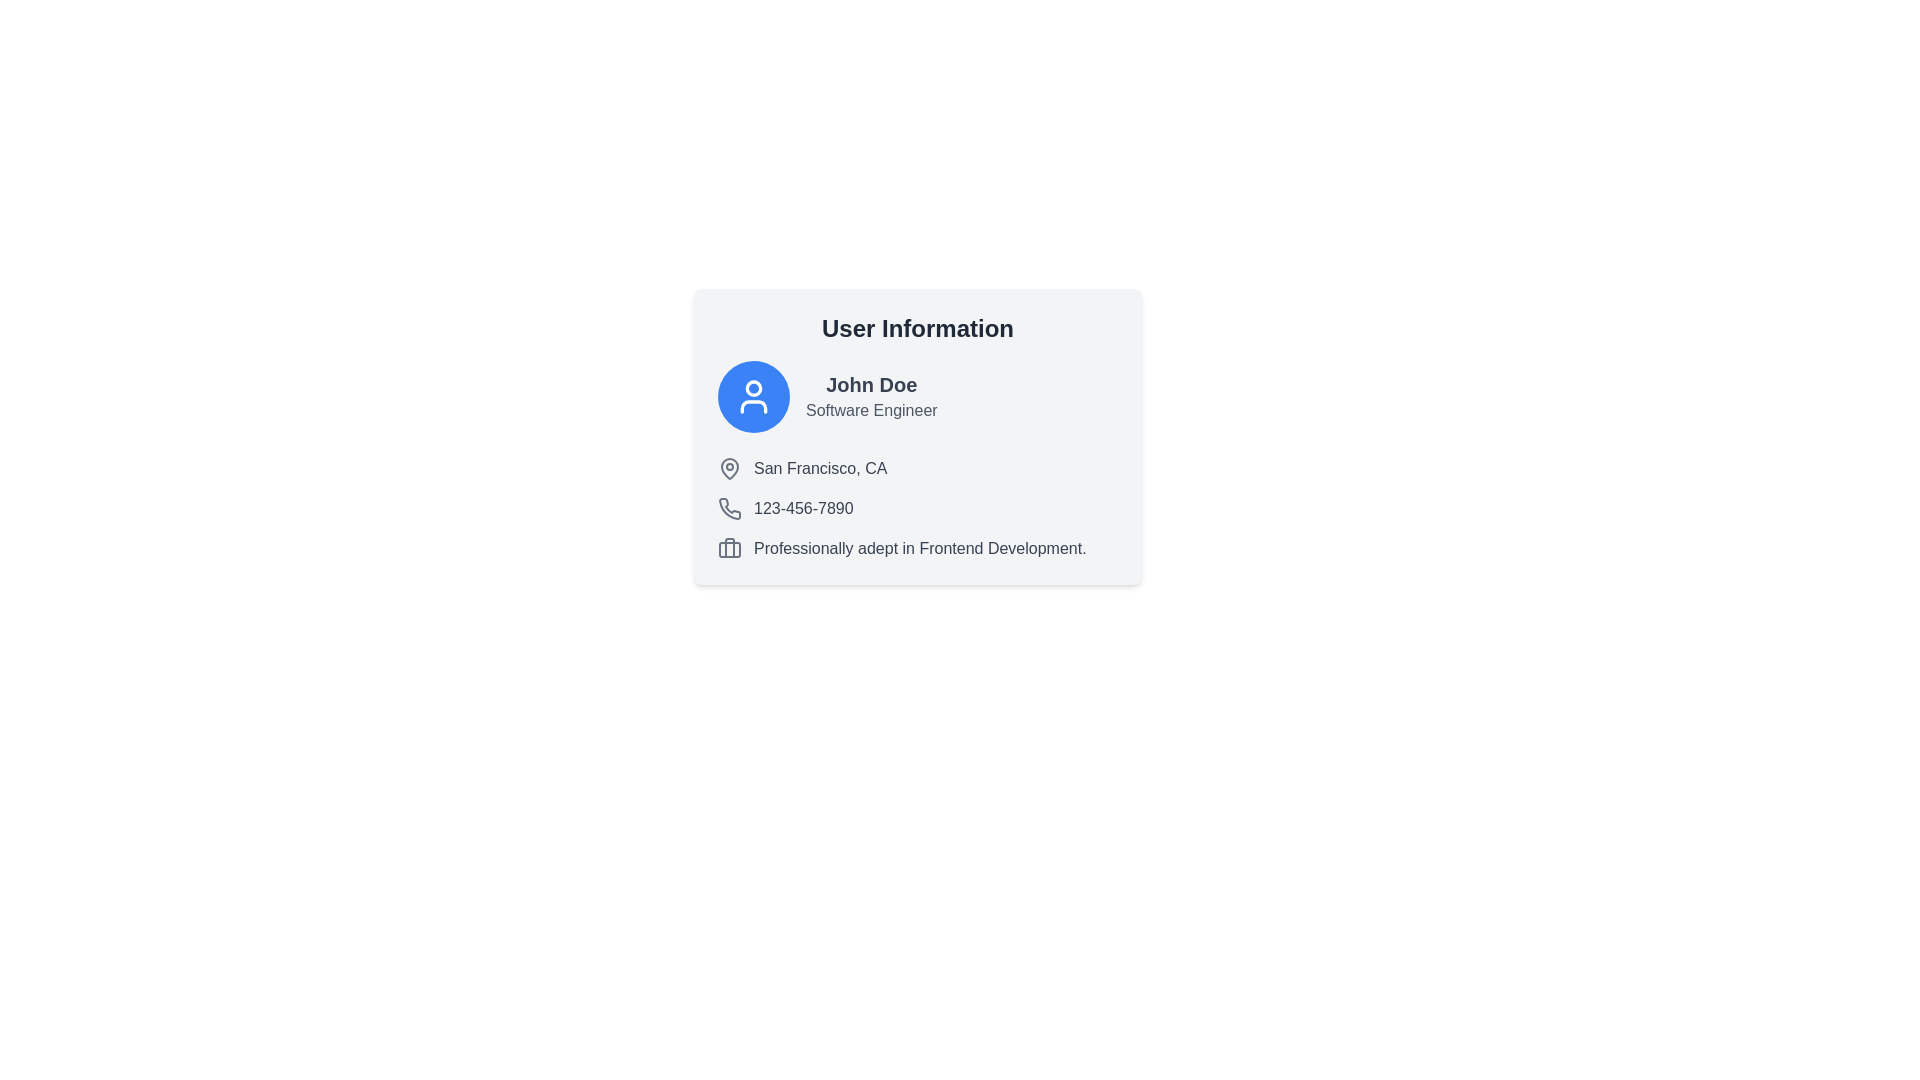  What do you see at coordinates (752, 397) in the screenshot?
I see `the profile icon located at the top-left corner of the user information card, which precedes the user's name and job title` at bounding box center [752, 397].